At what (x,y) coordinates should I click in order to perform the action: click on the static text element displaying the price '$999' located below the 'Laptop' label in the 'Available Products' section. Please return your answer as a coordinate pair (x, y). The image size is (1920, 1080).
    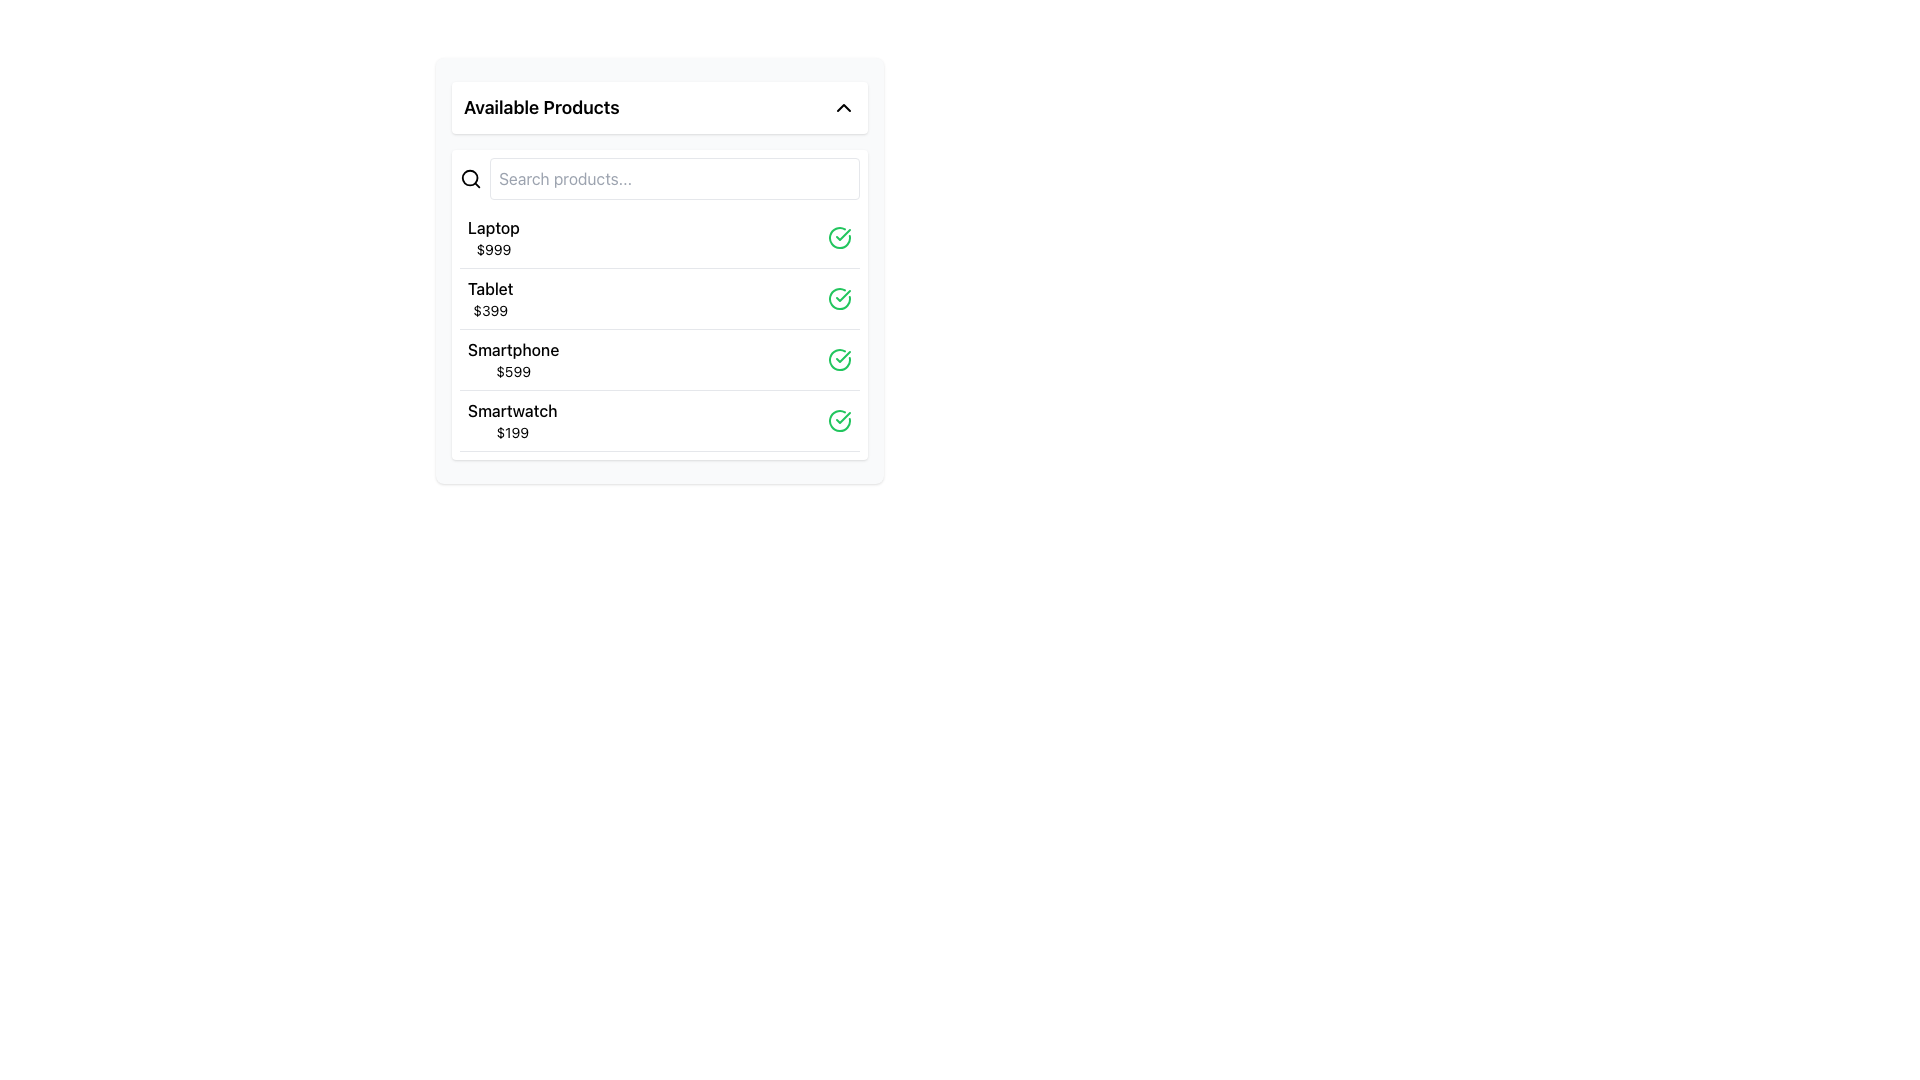
    Looking at the image, I should click on (494, 249).